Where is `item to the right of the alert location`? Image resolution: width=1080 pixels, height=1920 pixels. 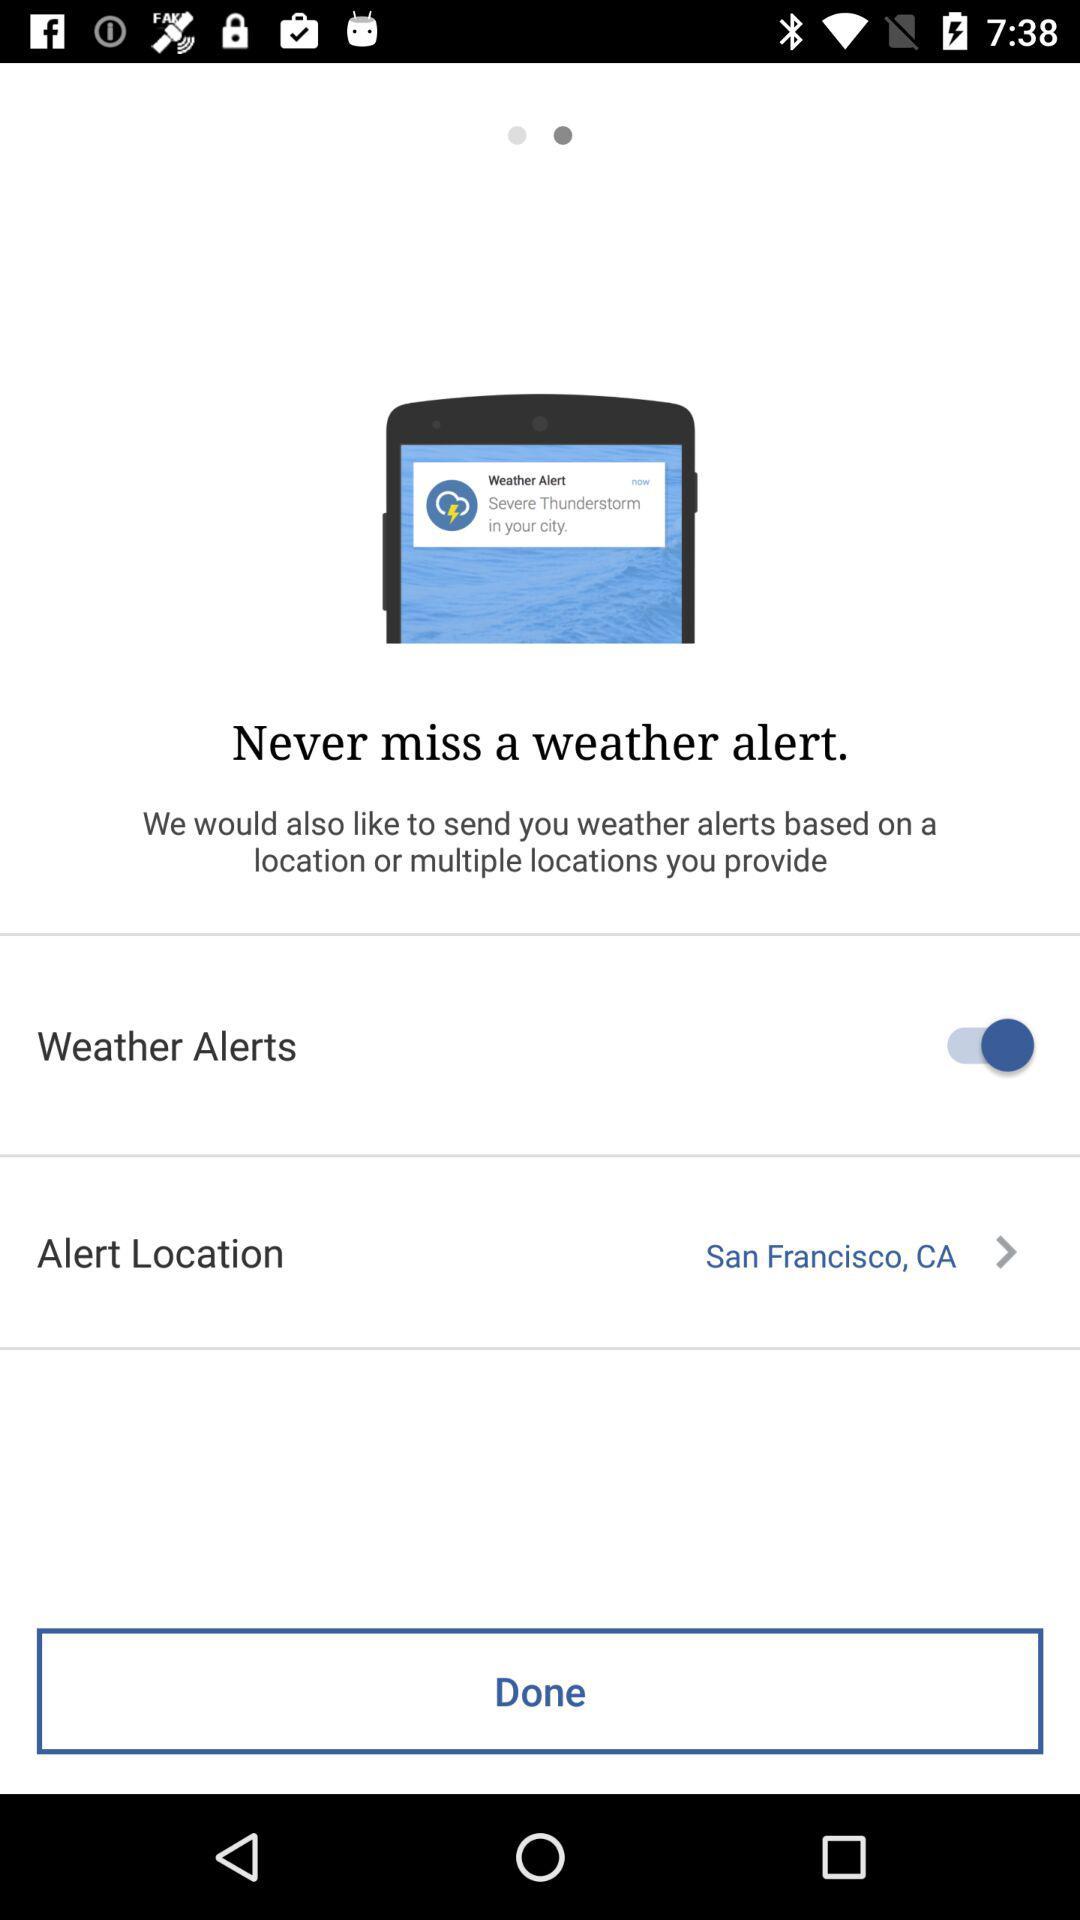 item to the right of the alert location is located at coordinates (860, 1254).